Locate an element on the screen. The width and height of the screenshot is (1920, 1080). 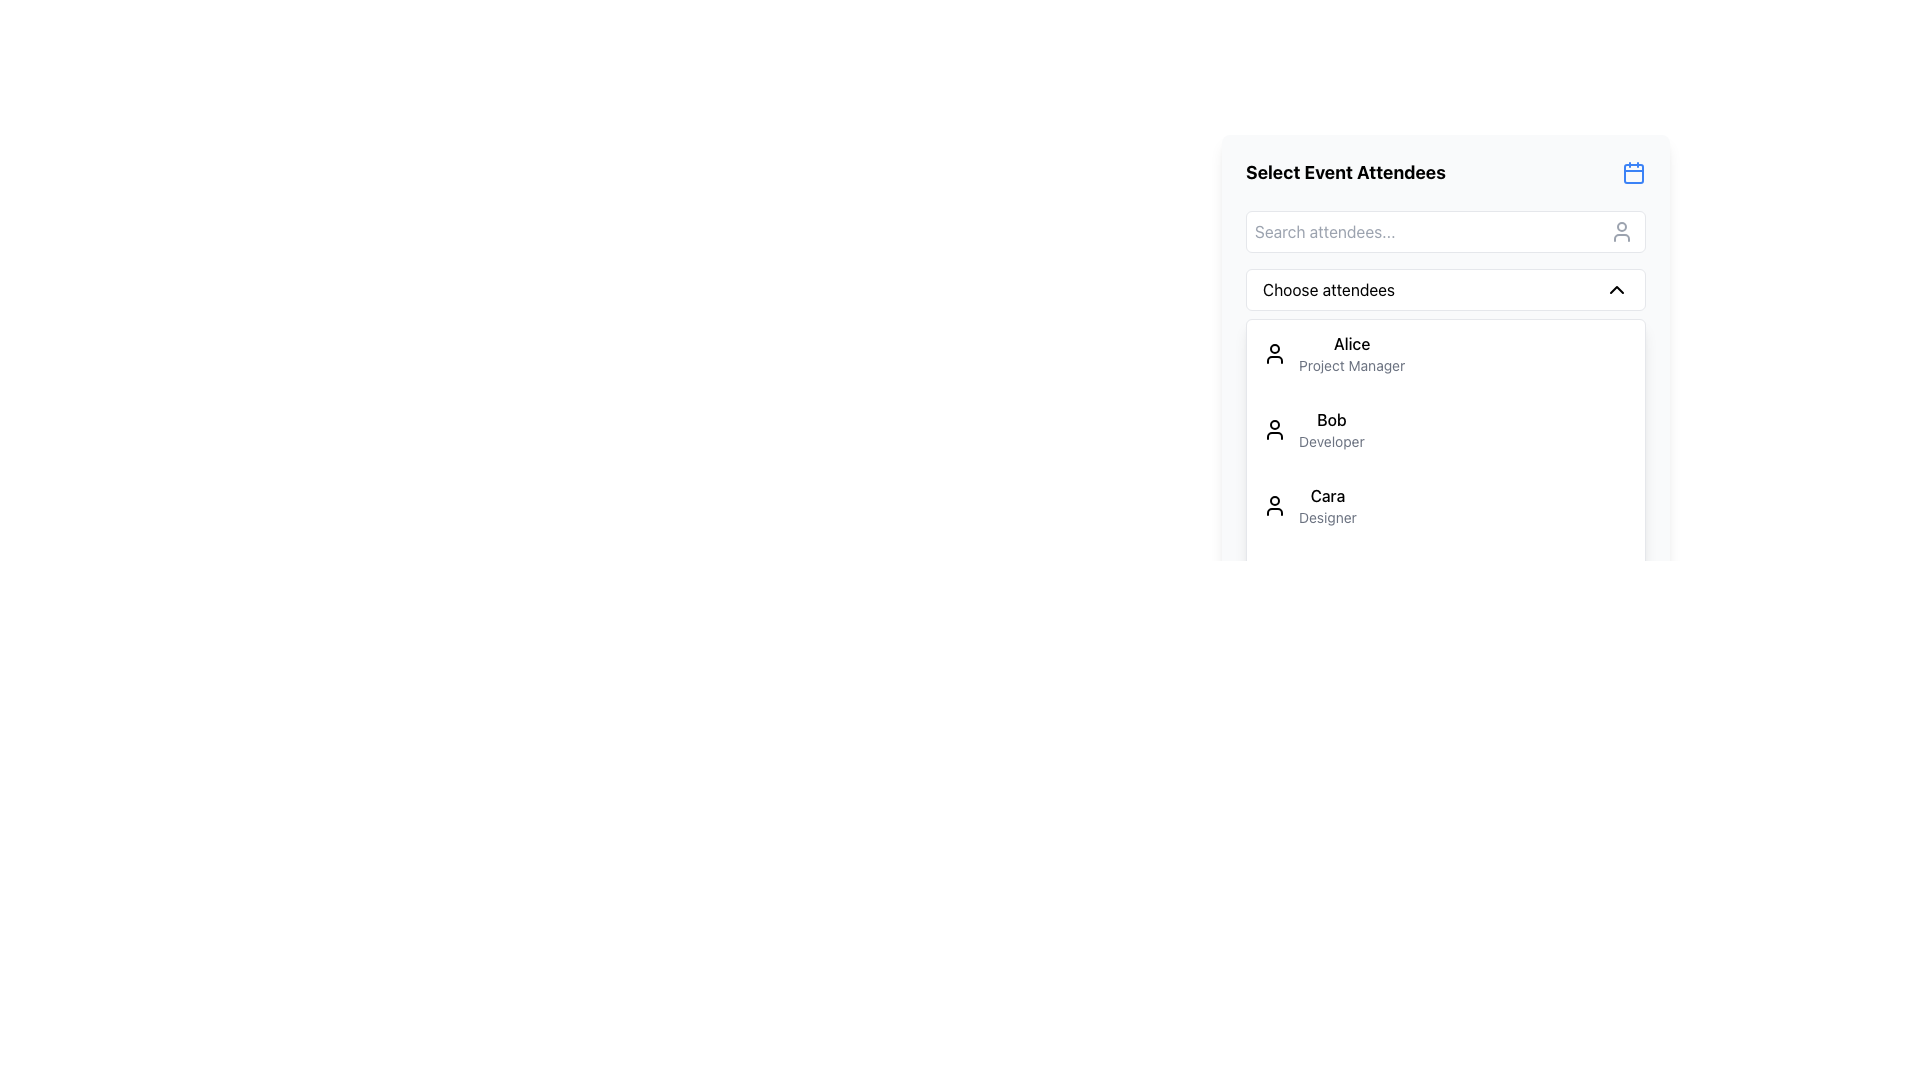
the user profile icon, which is a silhouette of a person, located to the left of the text 'Cara Designer' is located at coordinates (1274, 504).